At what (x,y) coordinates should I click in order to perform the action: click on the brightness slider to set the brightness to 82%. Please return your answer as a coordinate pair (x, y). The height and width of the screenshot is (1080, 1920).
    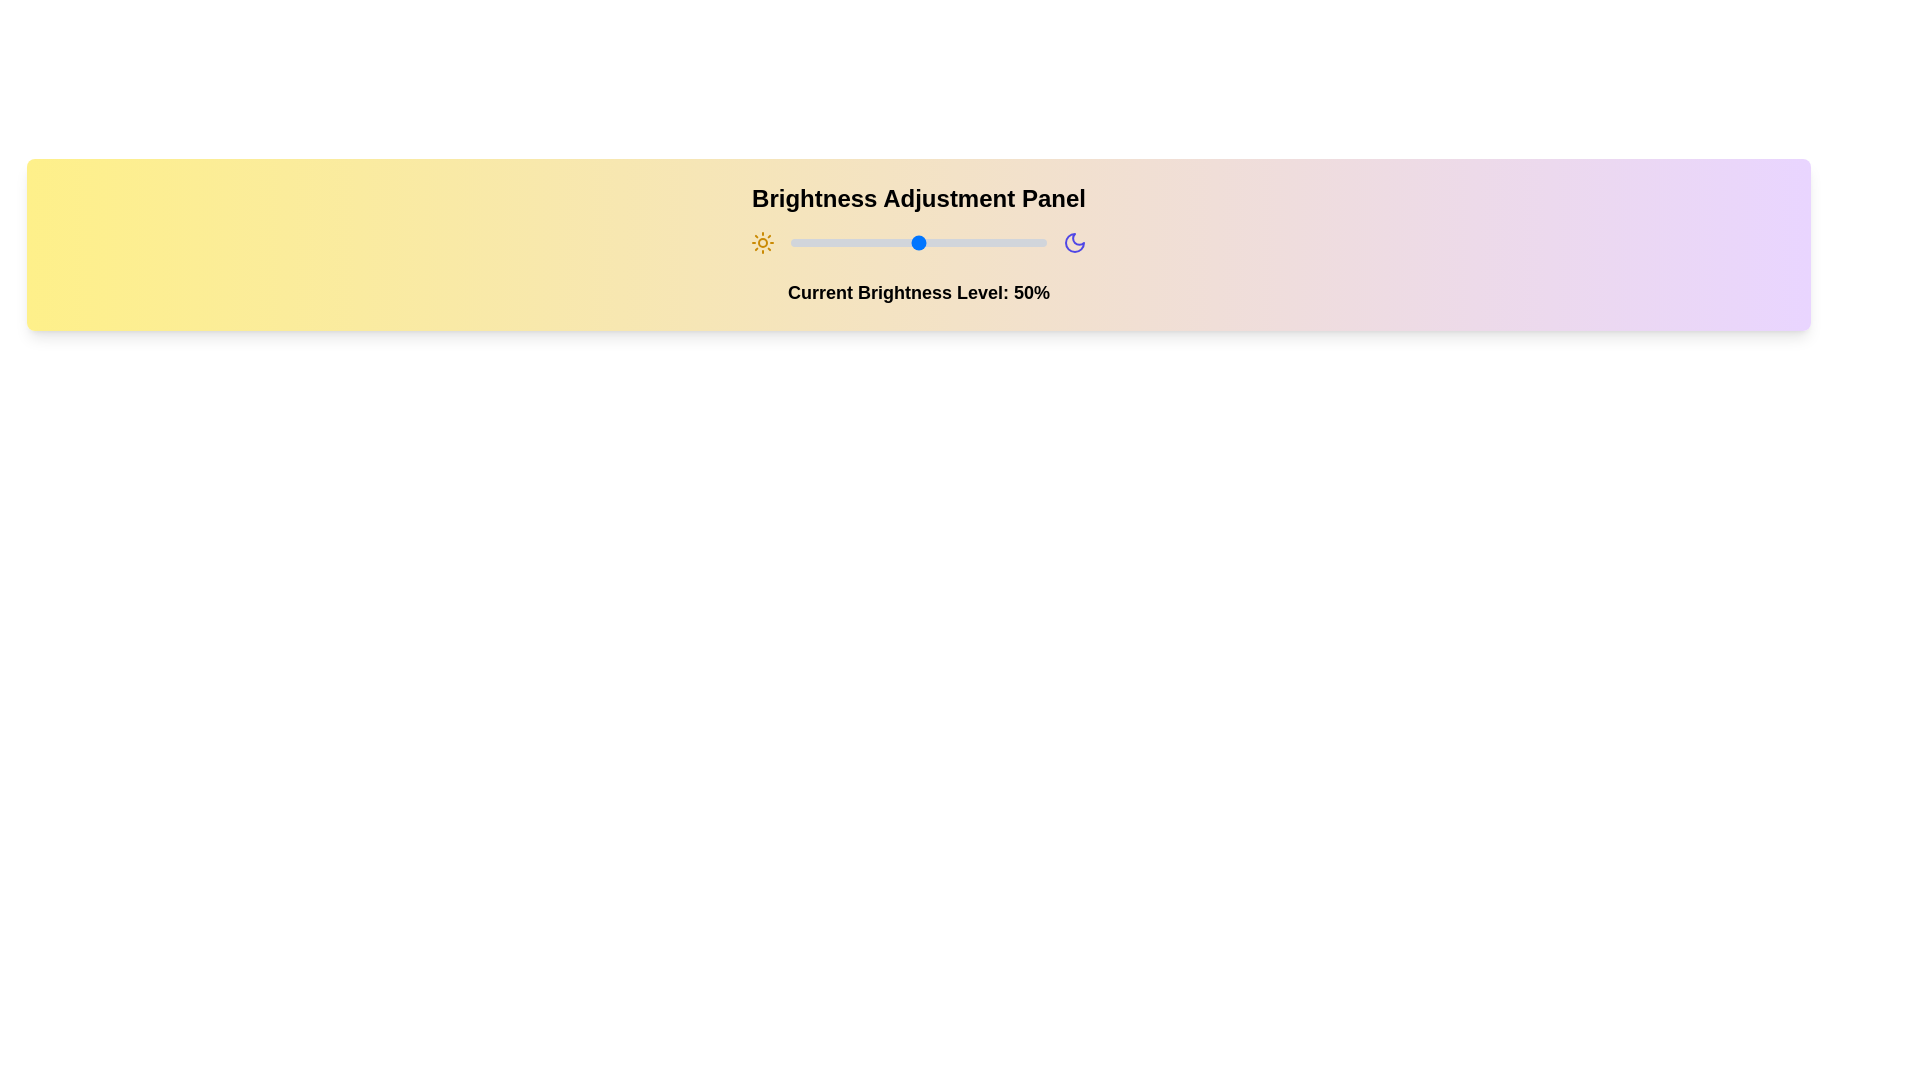
    Looking at the image, I should click on (1000, 242).